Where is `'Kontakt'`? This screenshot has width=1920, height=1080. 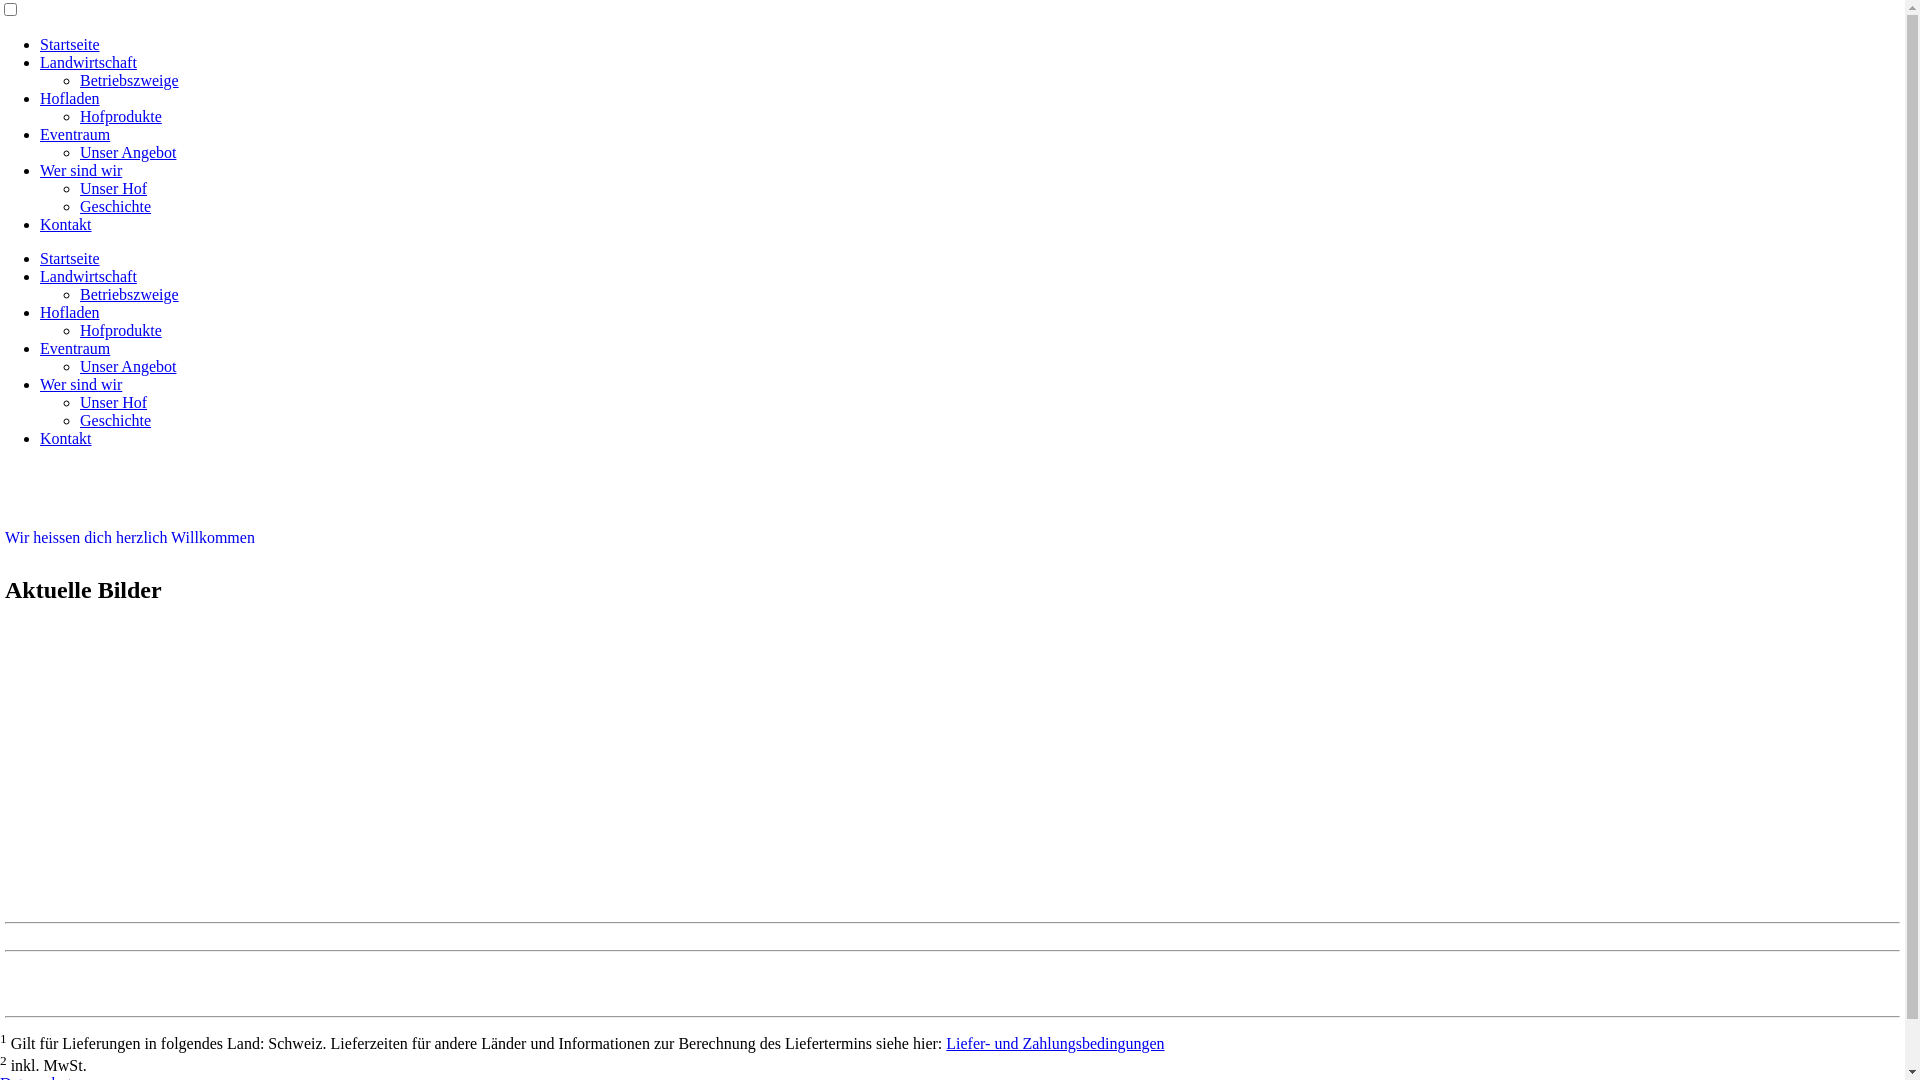
'Kontakt' is located at coordinates (39, 224).